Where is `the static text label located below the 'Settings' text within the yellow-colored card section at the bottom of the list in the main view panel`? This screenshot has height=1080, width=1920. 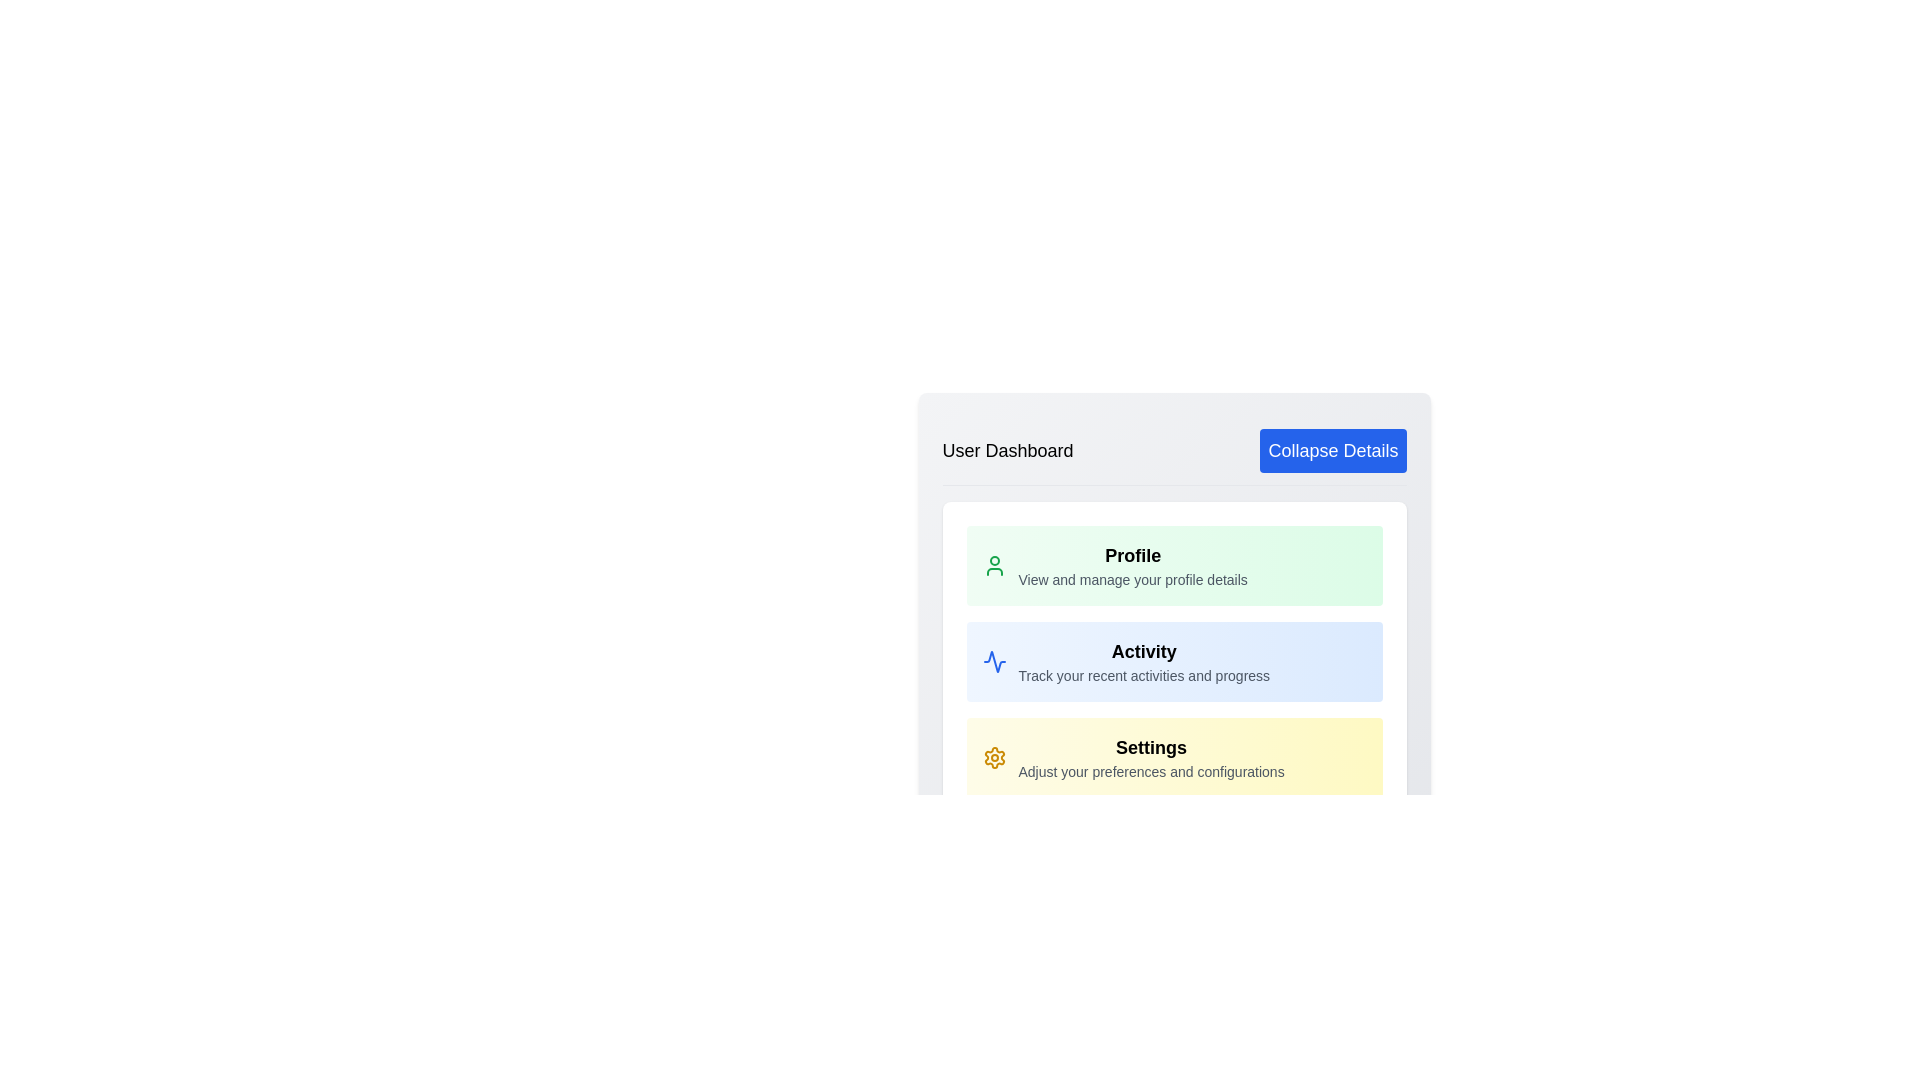 the static text label located below the 'Settings' text within the yellow-colored card section at the bottom of the list in the main view panel is located at coordinates (1151, 770).